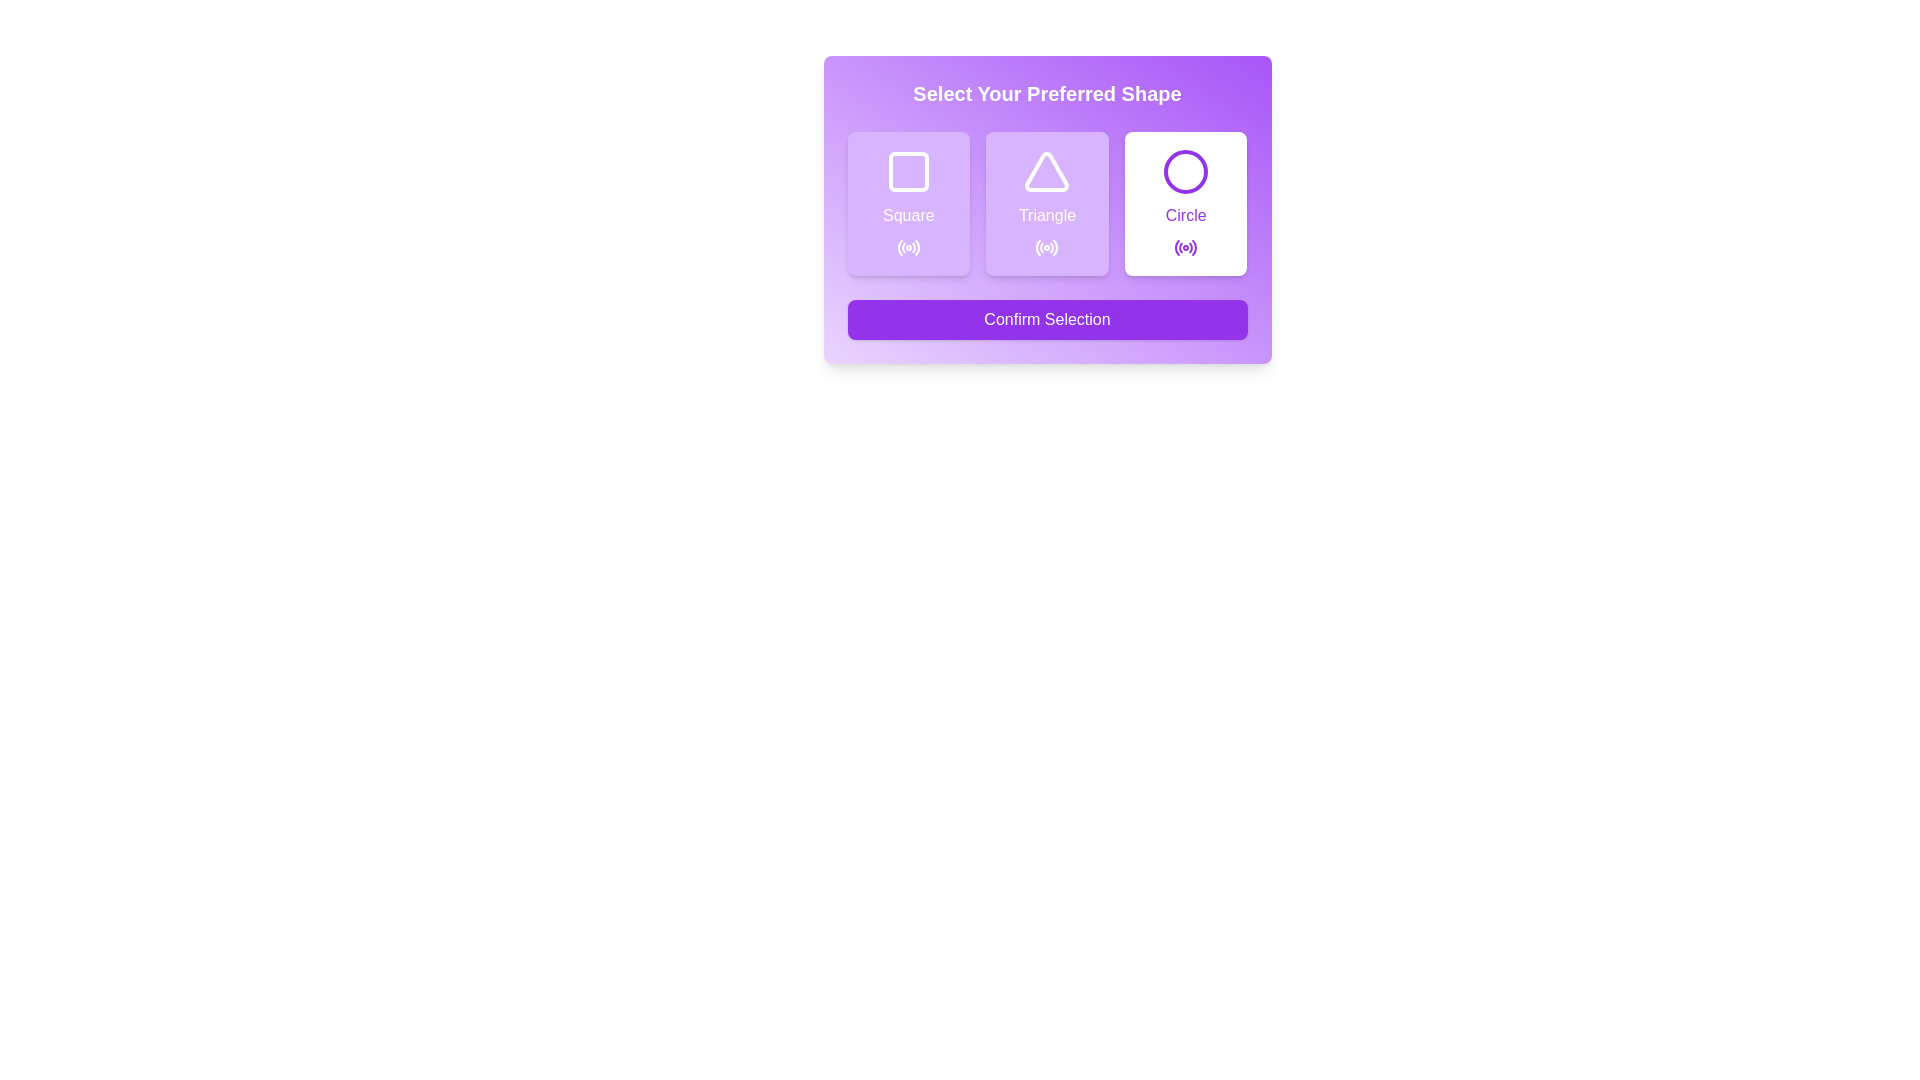  Describe the element at coordinates (1046, 171) in the screenshot. I see `the triangle-shaped icon located within the purple card labeled 'Triangle' to indicate focus` at that location.